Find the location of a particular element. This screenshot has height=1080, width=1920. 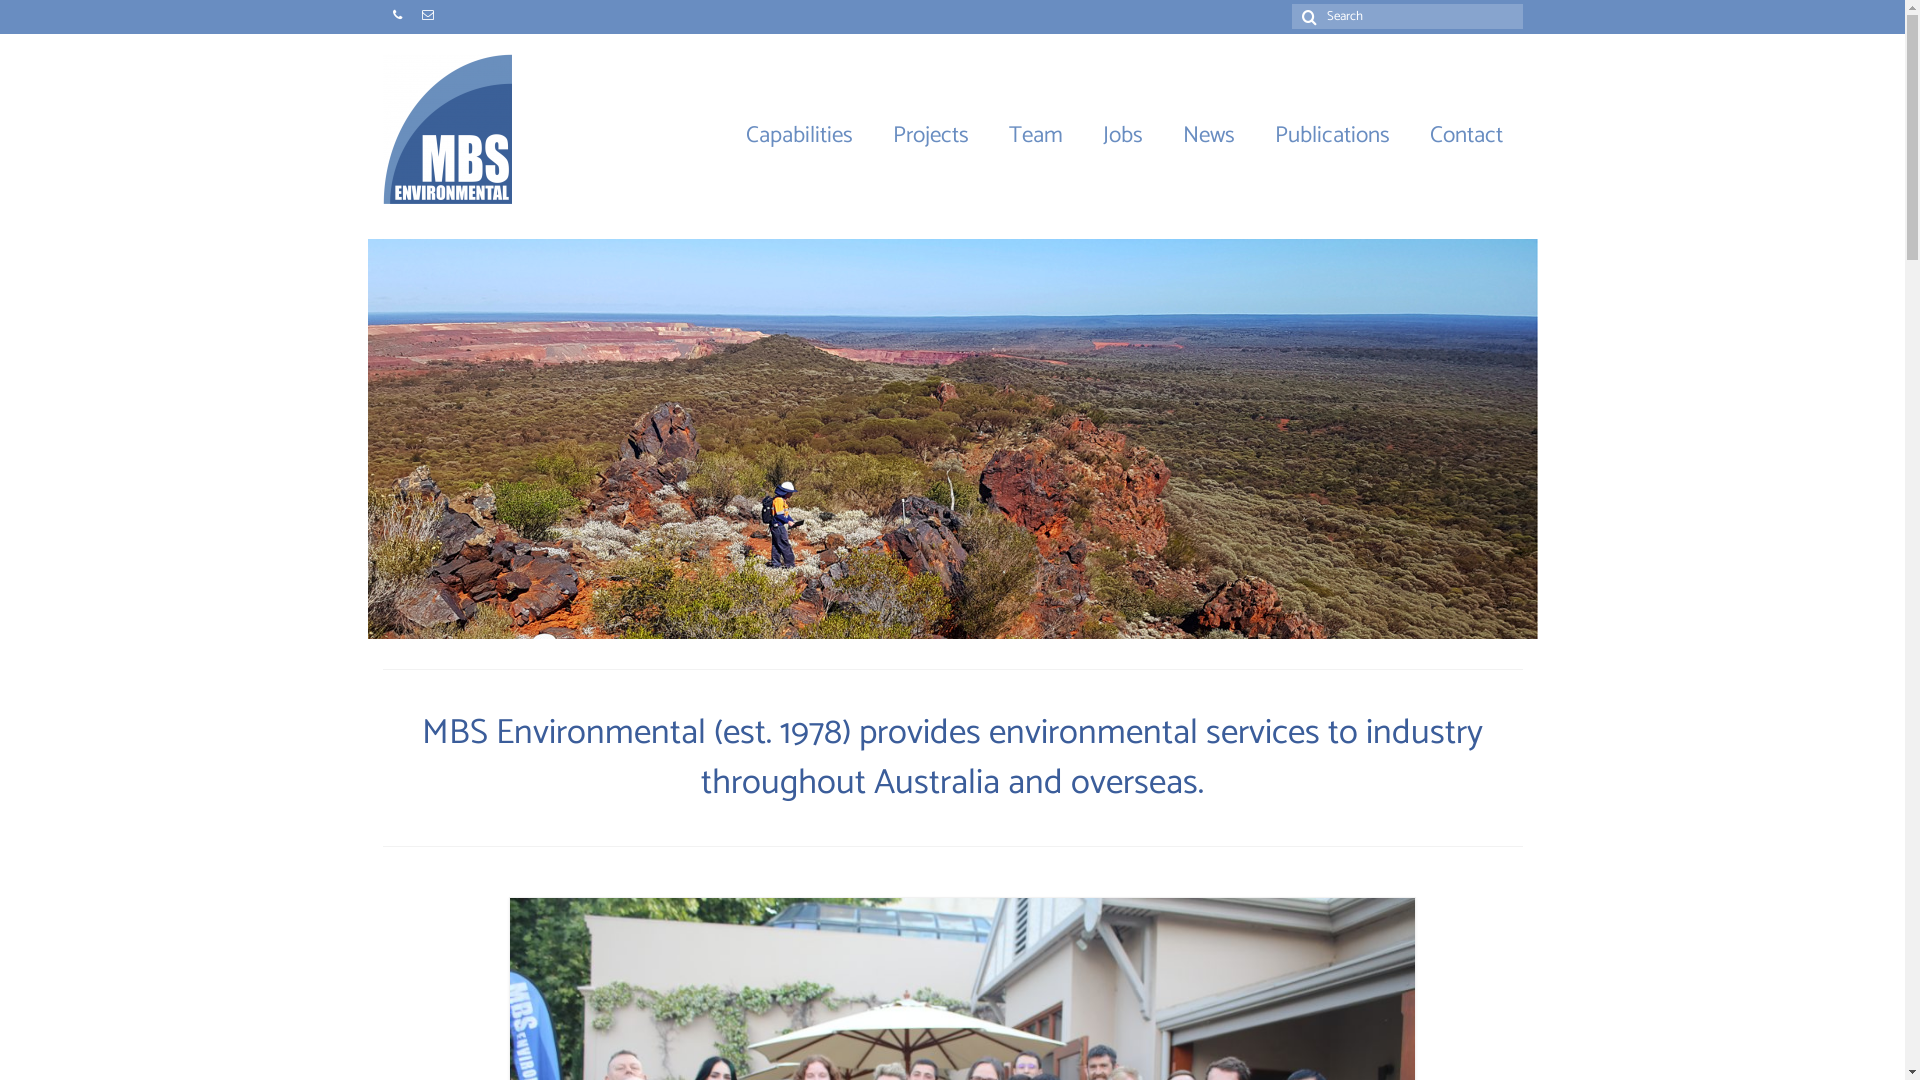

'Contact' is located at coordinates (1466, 135).